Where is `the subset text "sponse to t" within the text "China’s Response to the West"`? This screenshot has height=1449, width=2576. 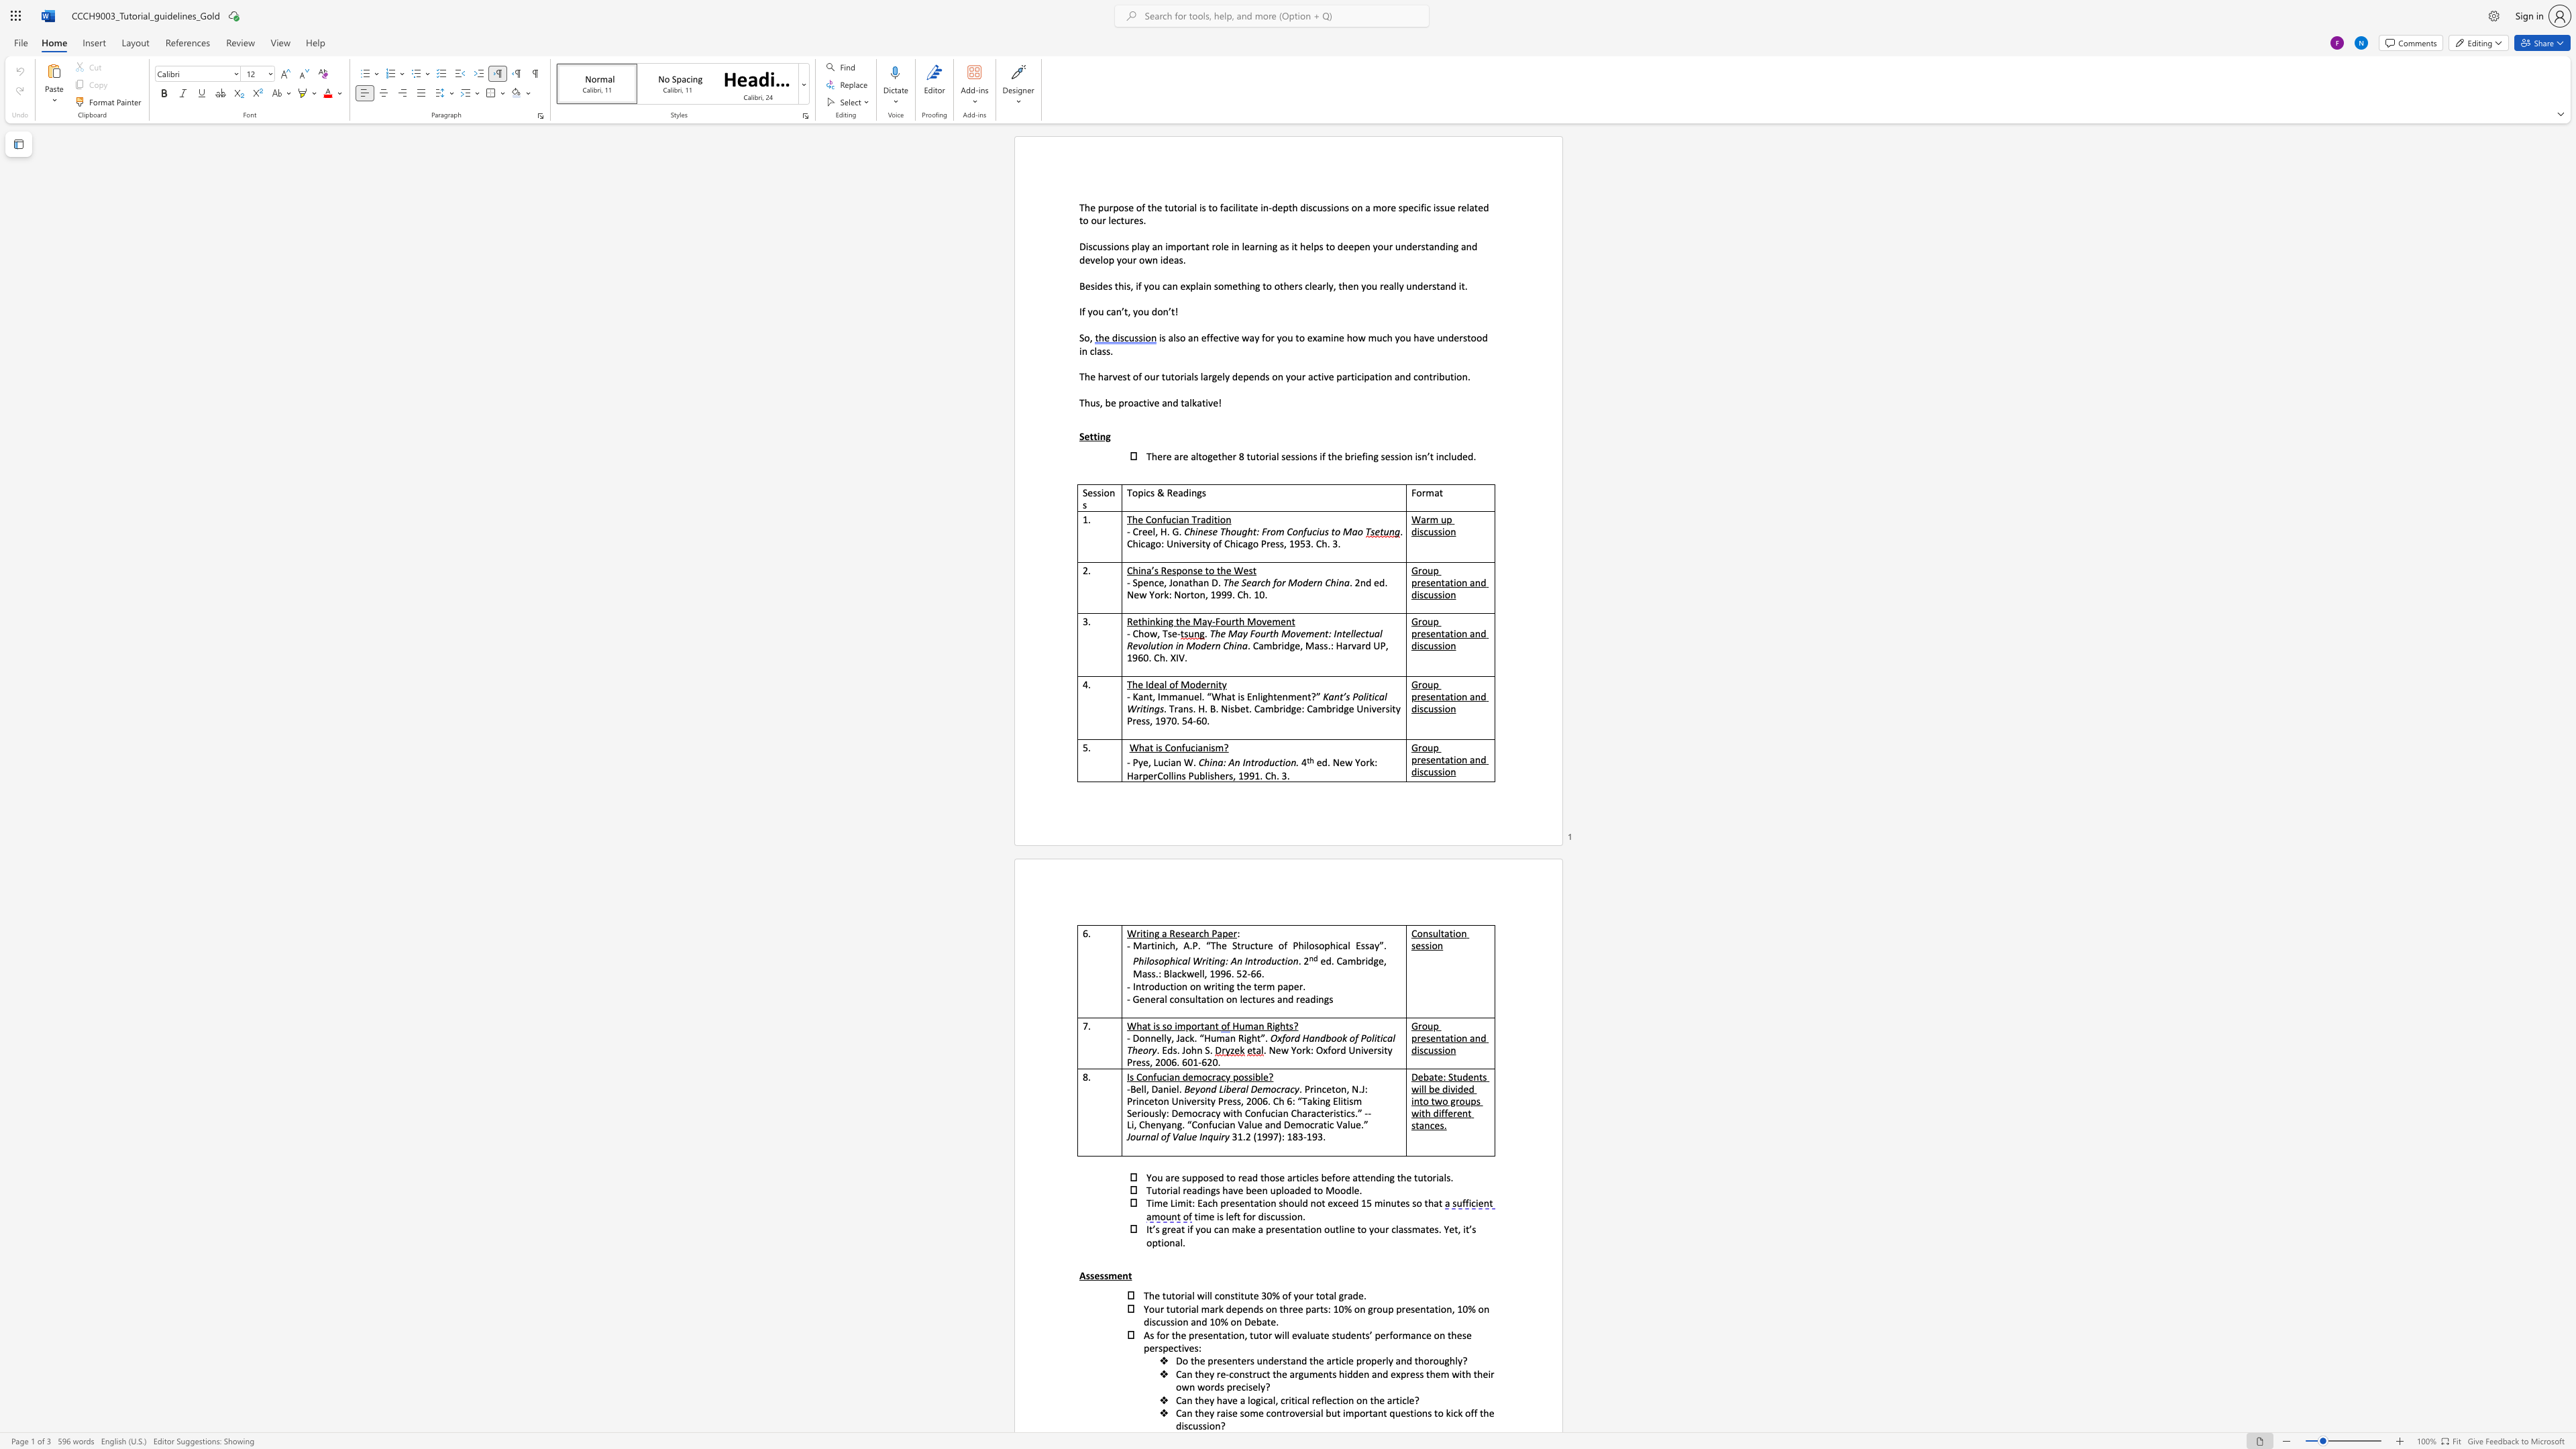
the subset text "sponse to t" within the text "China’s Response to the West" is located at coordinates (1171, 570).